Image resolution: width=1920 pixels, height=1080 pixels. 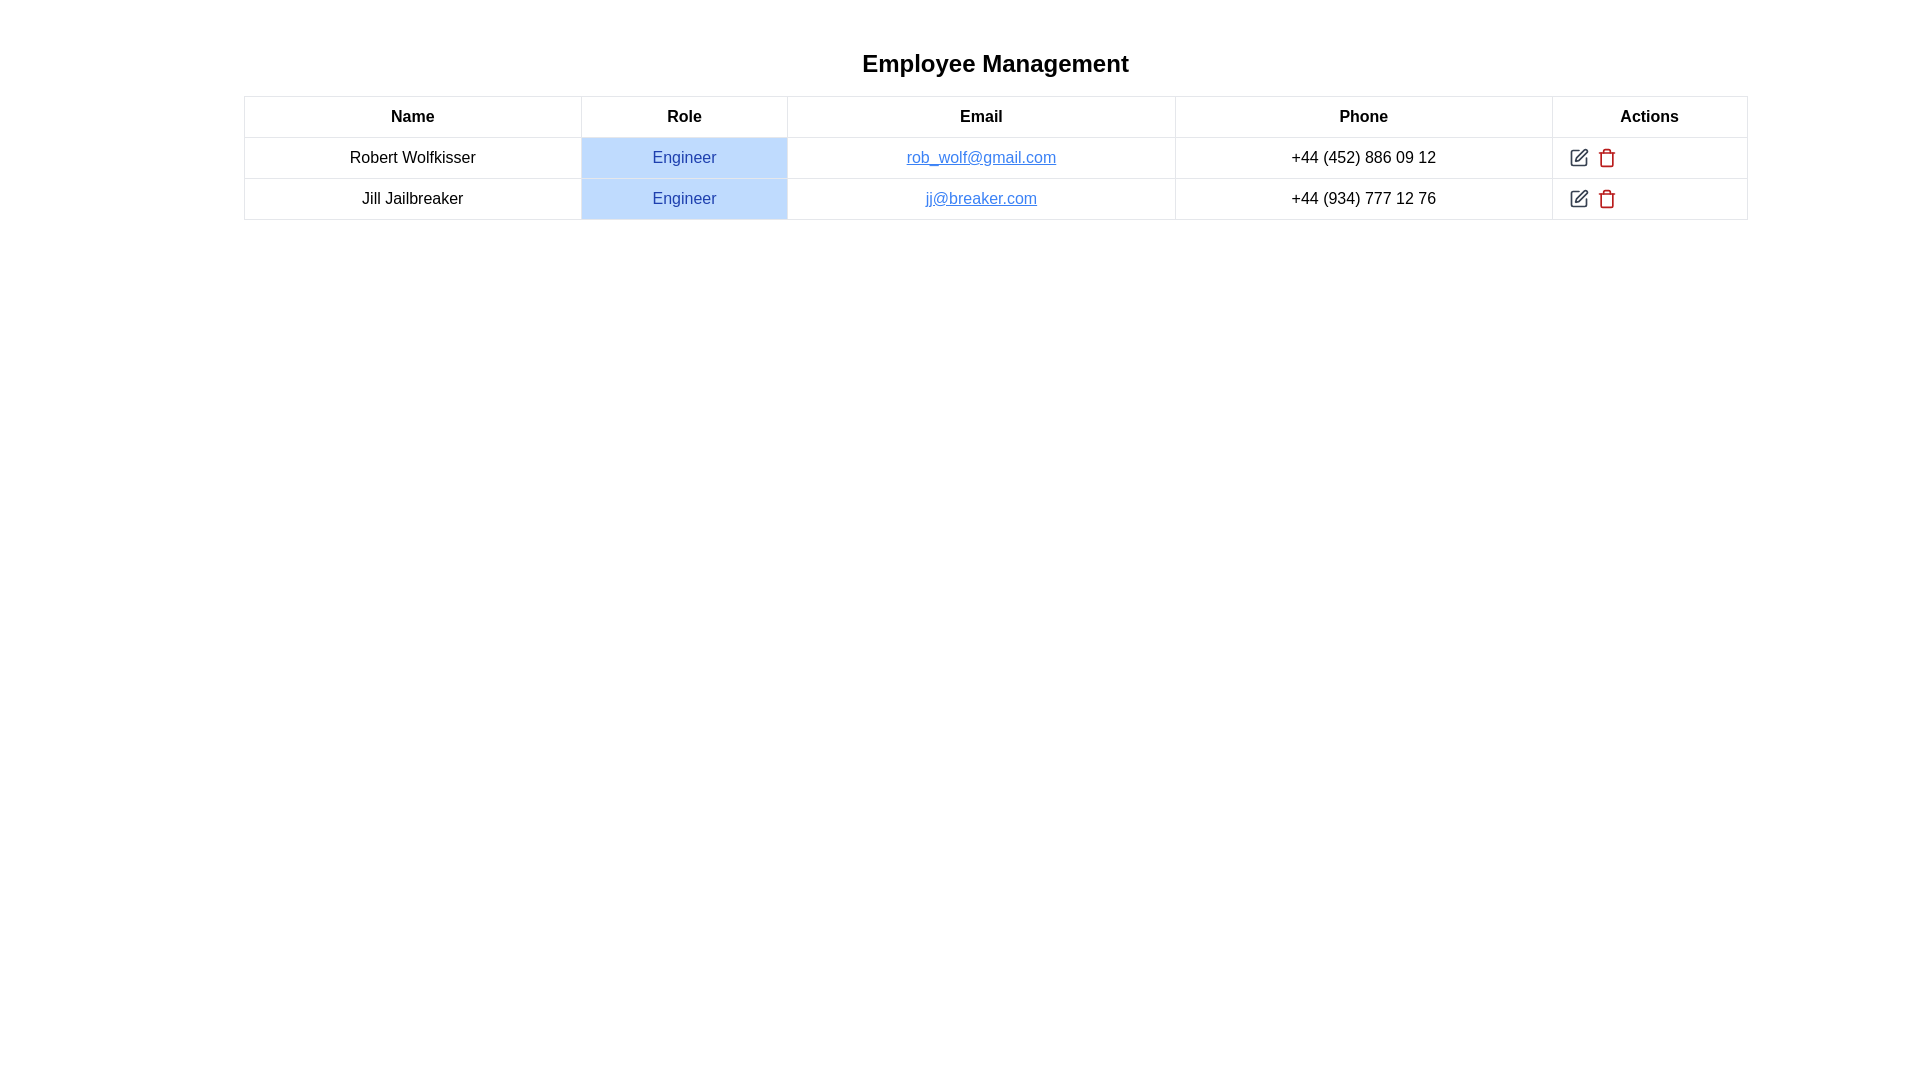 What do you see at coordinates (1577, 199) in the screenshot?
I see `the edit icon in the 'Actions' column for 'Jill Jailbreaker' to initiate editing` at bounding box center [1577, 199].